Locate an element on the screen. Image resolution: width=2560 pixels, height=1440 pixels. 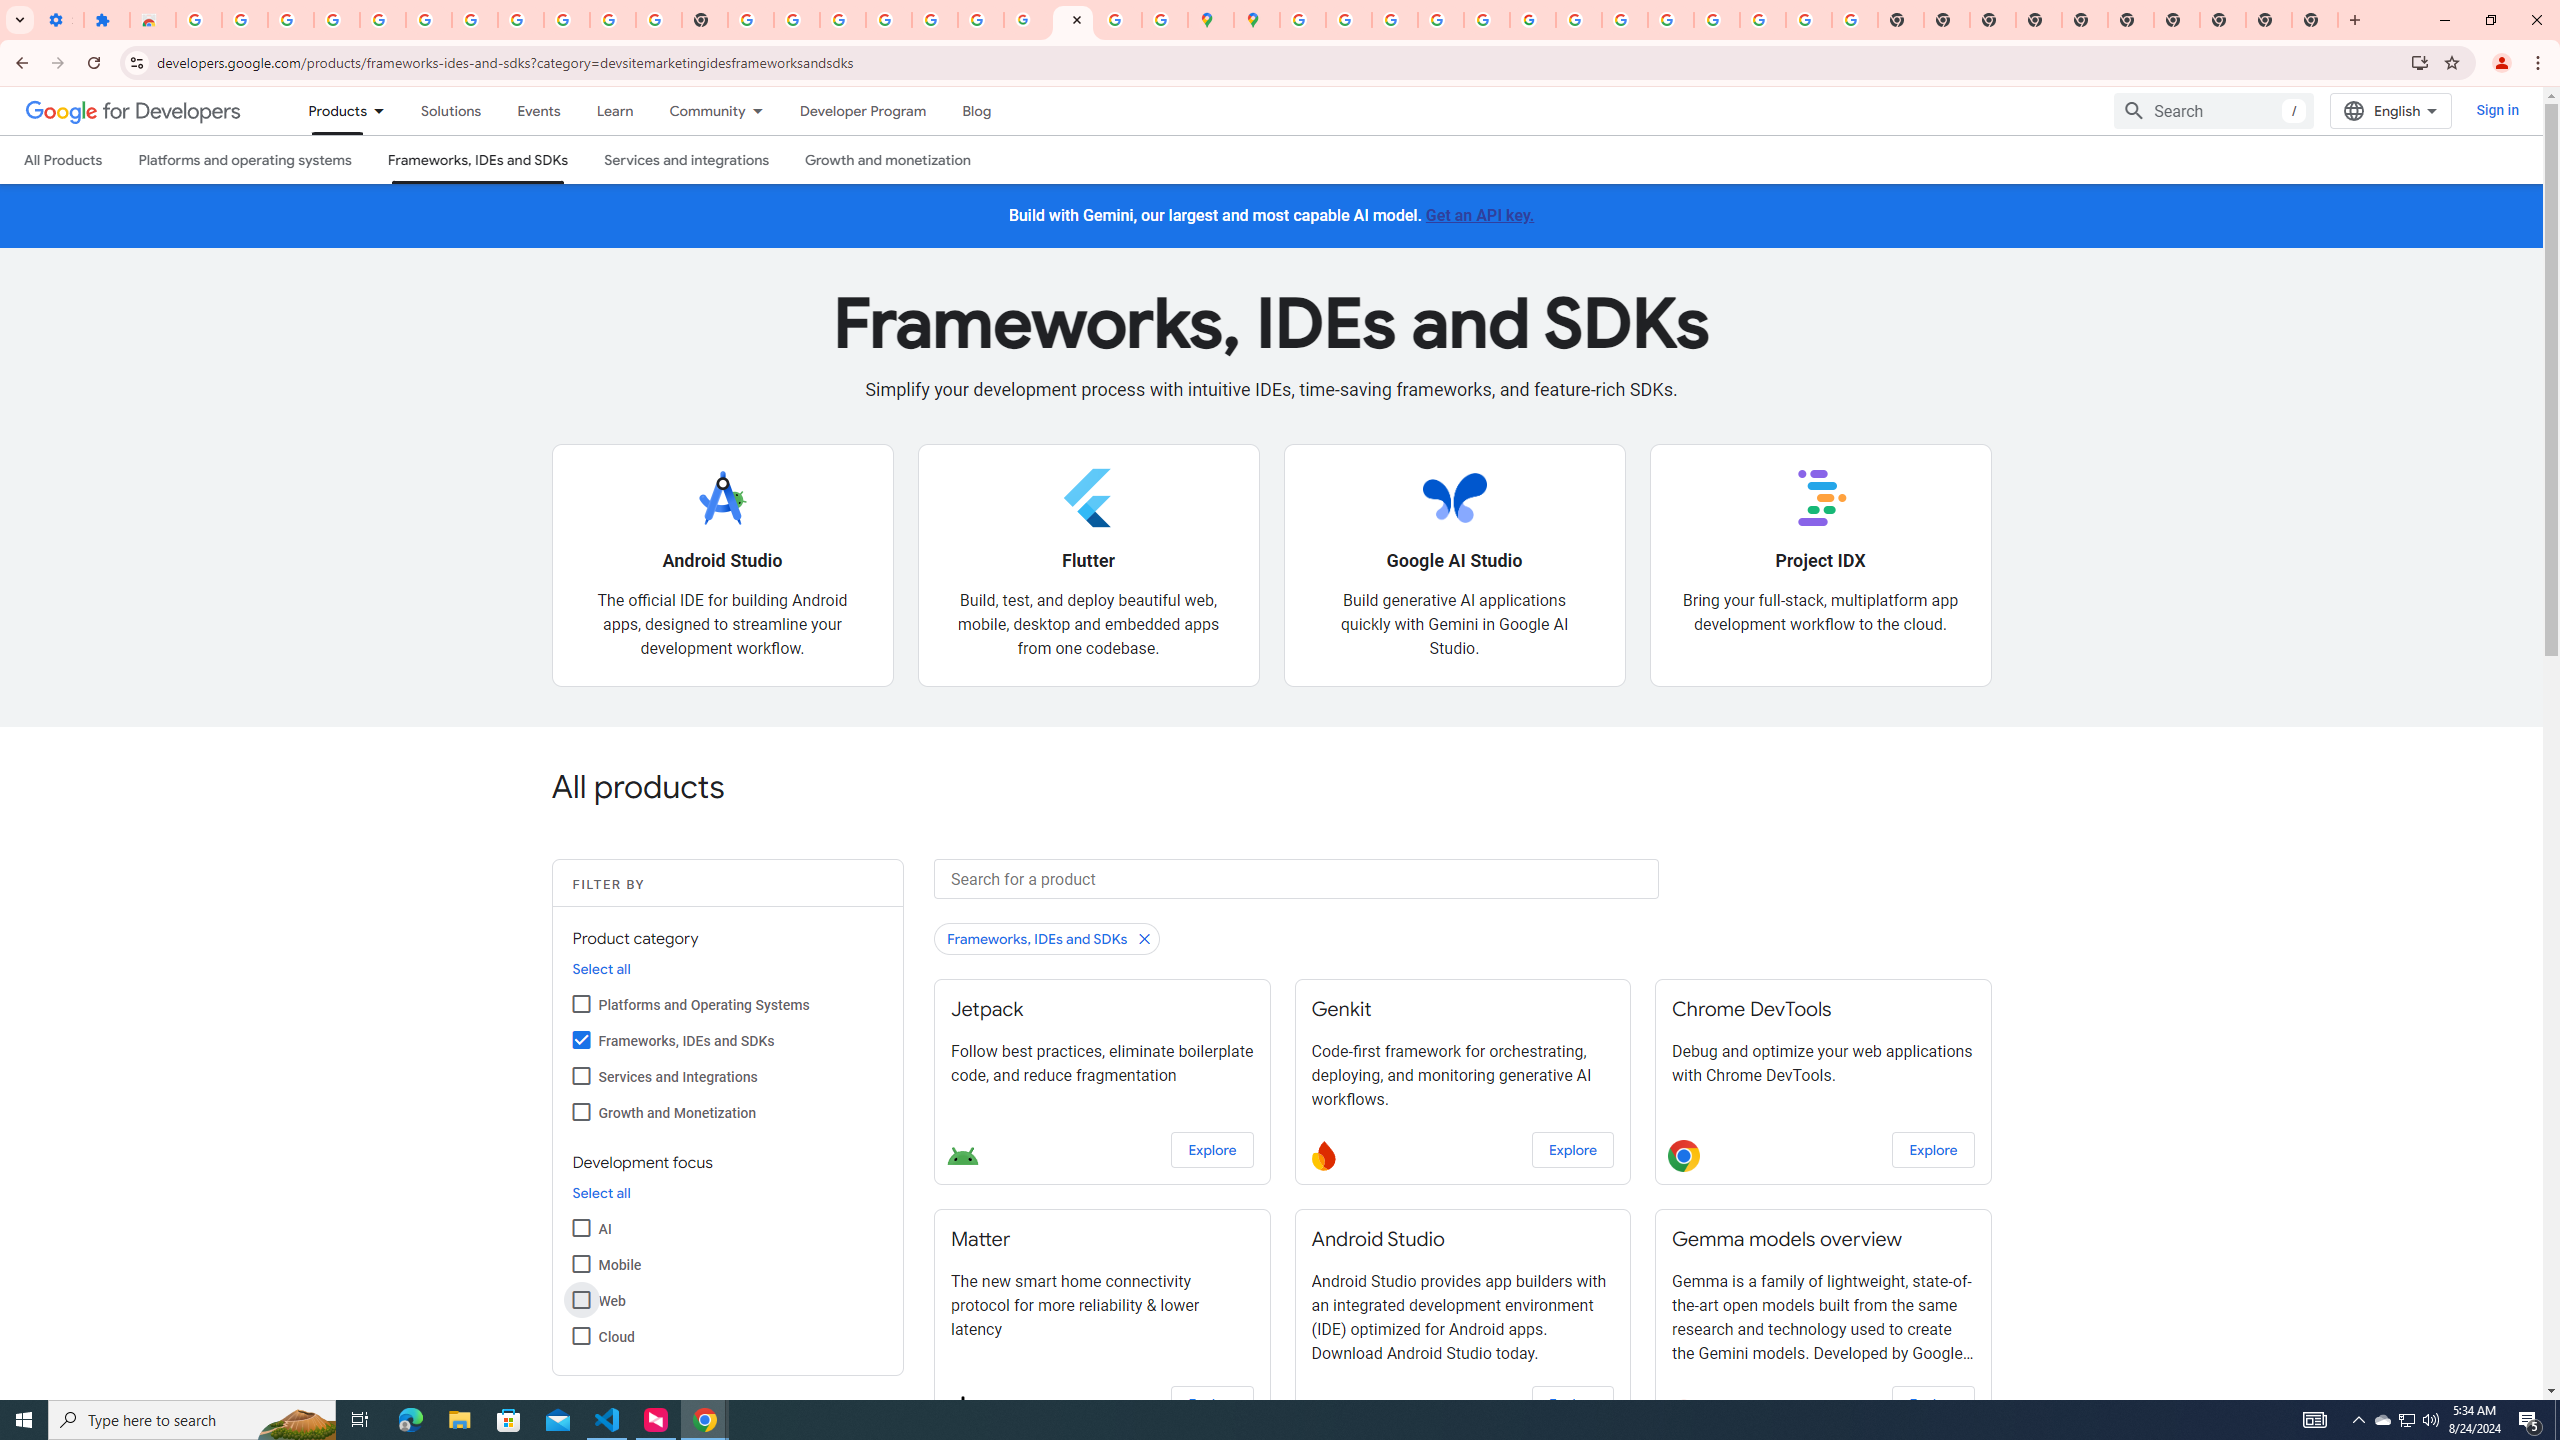
'Learn how to find your photos - Google Photos Help' is located at coordinates (382, 19).